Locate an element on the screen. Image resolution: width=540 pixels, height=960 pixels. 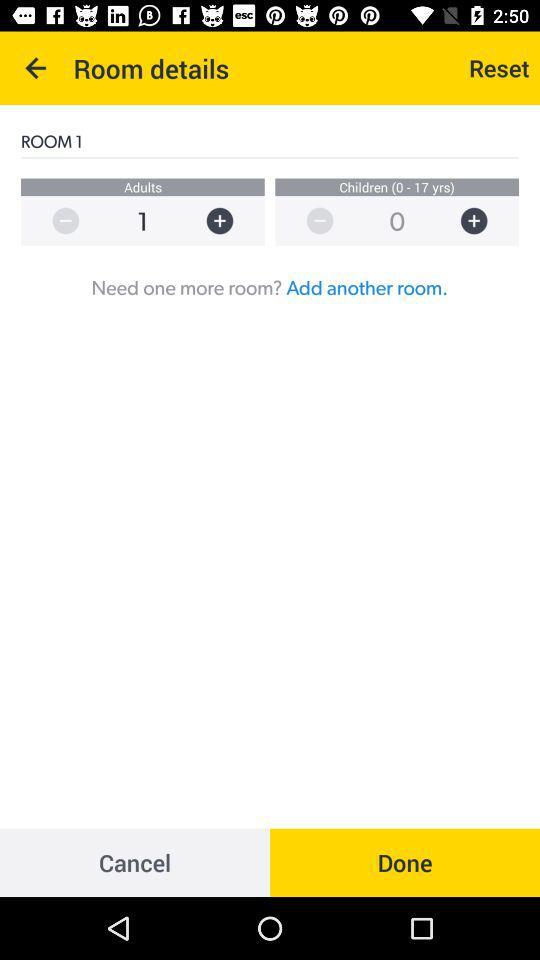
children is located at coordinates (483, 221).